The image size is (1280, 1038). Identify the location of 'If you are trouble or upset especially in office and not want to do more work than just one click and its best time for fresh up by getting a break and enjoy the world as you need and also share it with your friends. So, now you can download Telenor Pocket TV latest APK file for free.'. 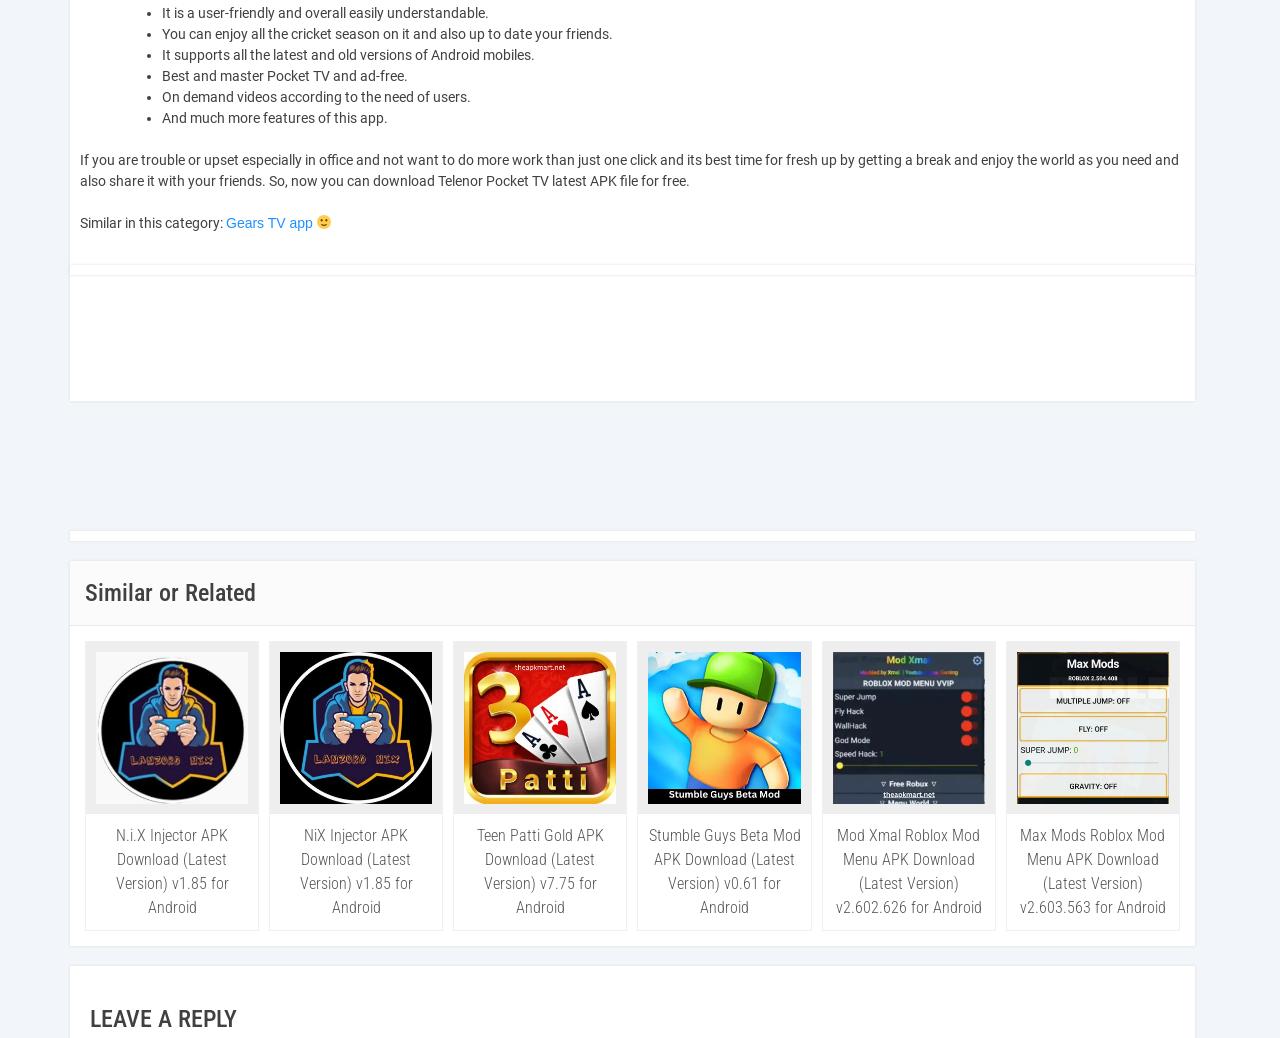
(628, 169).